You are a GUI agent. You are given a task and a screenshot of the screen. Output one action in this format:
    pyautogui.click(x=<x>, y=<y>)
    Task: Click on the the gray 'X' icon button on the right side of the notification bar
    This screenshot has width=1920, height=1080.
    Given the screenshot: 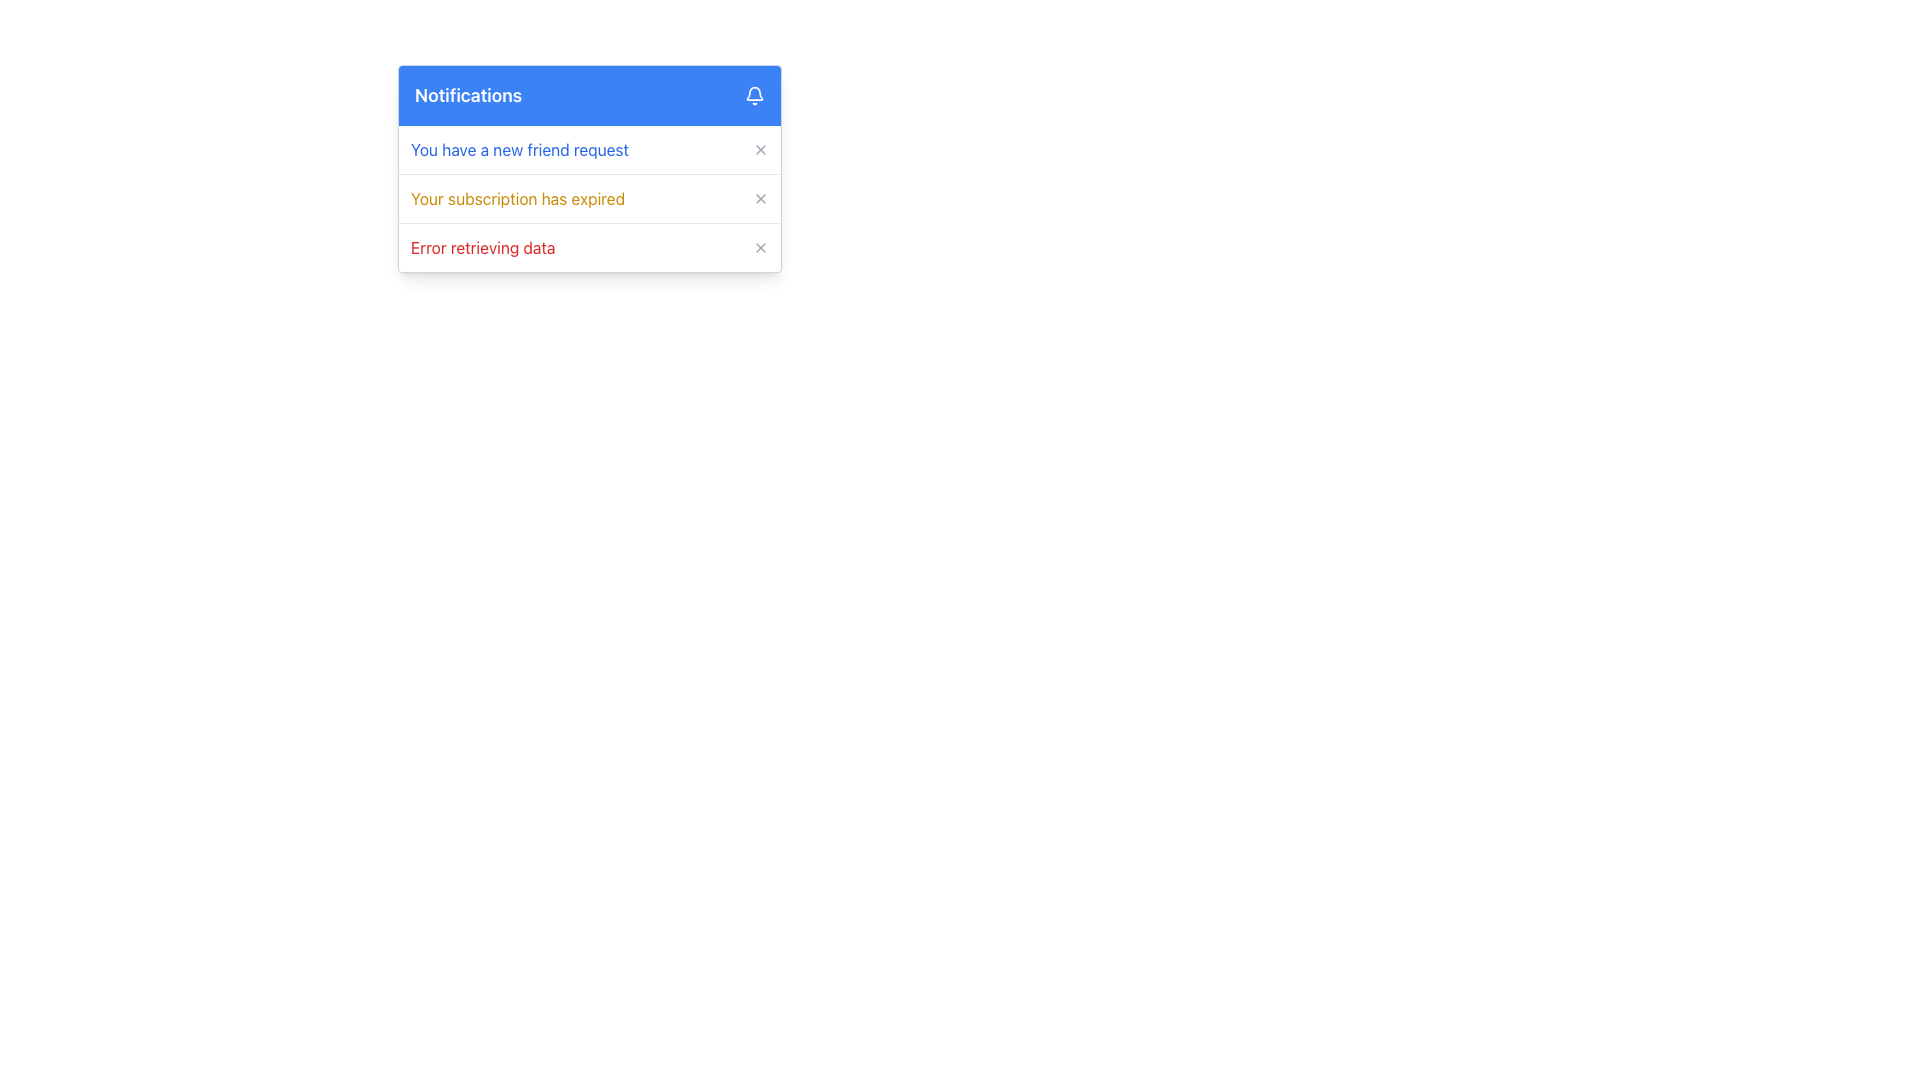 What is the action you would take?
    pyautogui.click(x=760, y=199)
    